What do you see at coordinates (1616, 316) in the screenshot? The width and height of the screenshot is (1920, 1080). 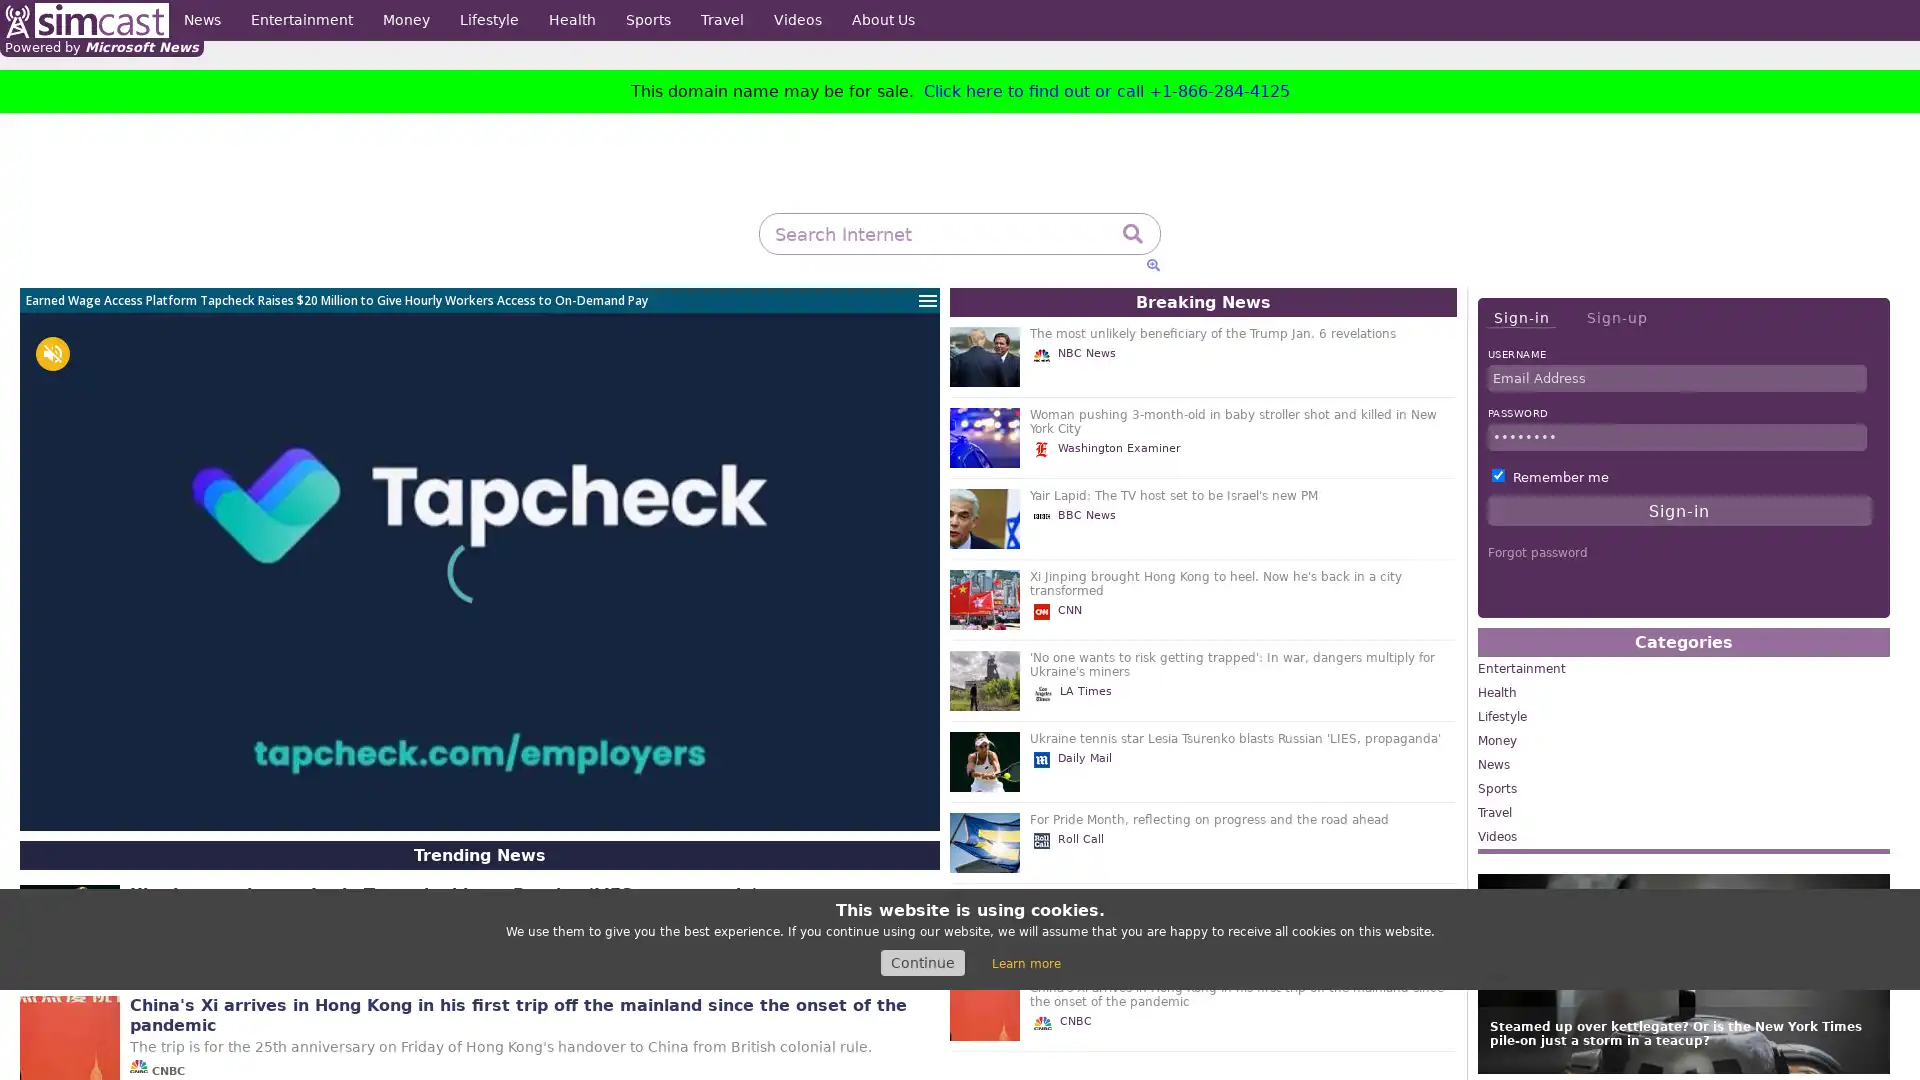 I see `Sign-up` at bounding box center [1616, 316].